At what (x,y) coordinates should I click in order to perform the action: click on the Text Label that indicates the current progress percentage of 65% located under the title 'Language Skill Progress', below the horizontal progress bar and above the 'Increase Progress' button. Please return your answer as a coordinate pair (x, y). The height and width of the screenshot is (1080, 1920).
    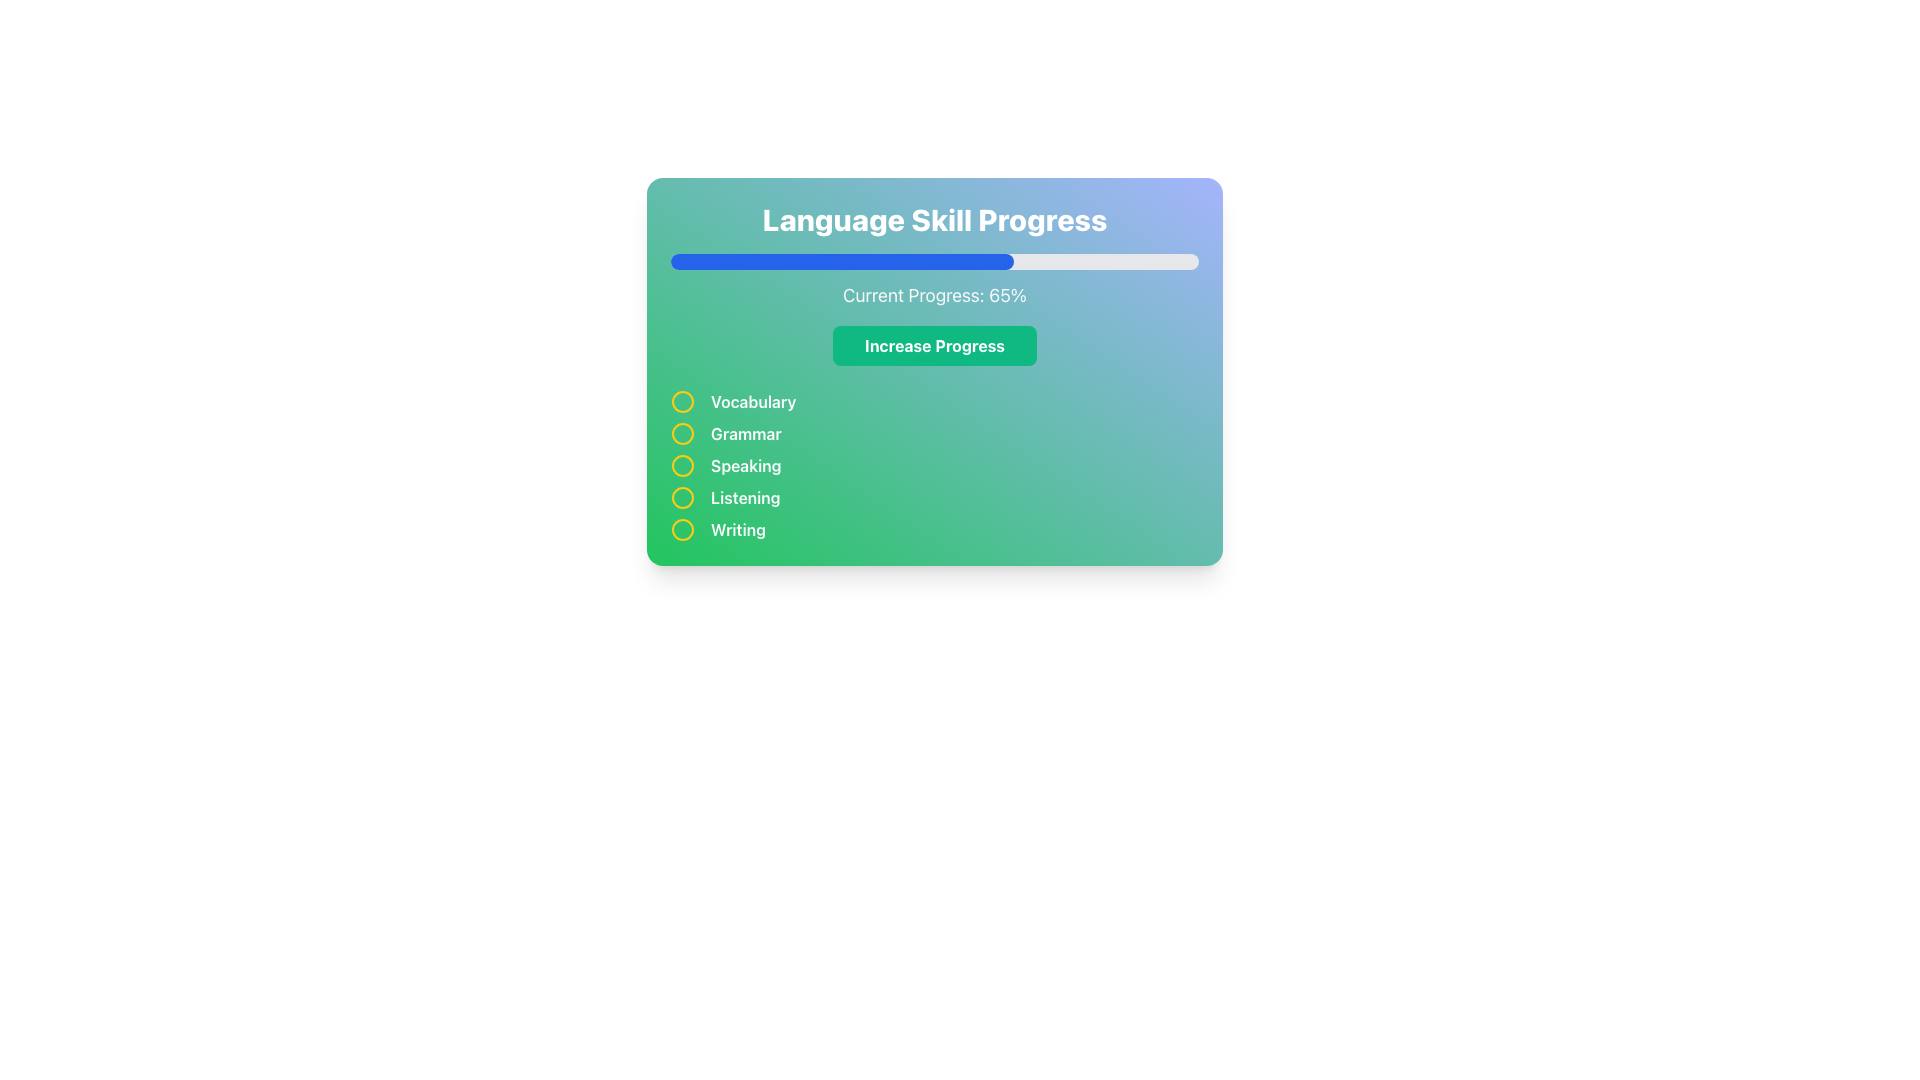
    Looking at the image, I should click on (934, 296).